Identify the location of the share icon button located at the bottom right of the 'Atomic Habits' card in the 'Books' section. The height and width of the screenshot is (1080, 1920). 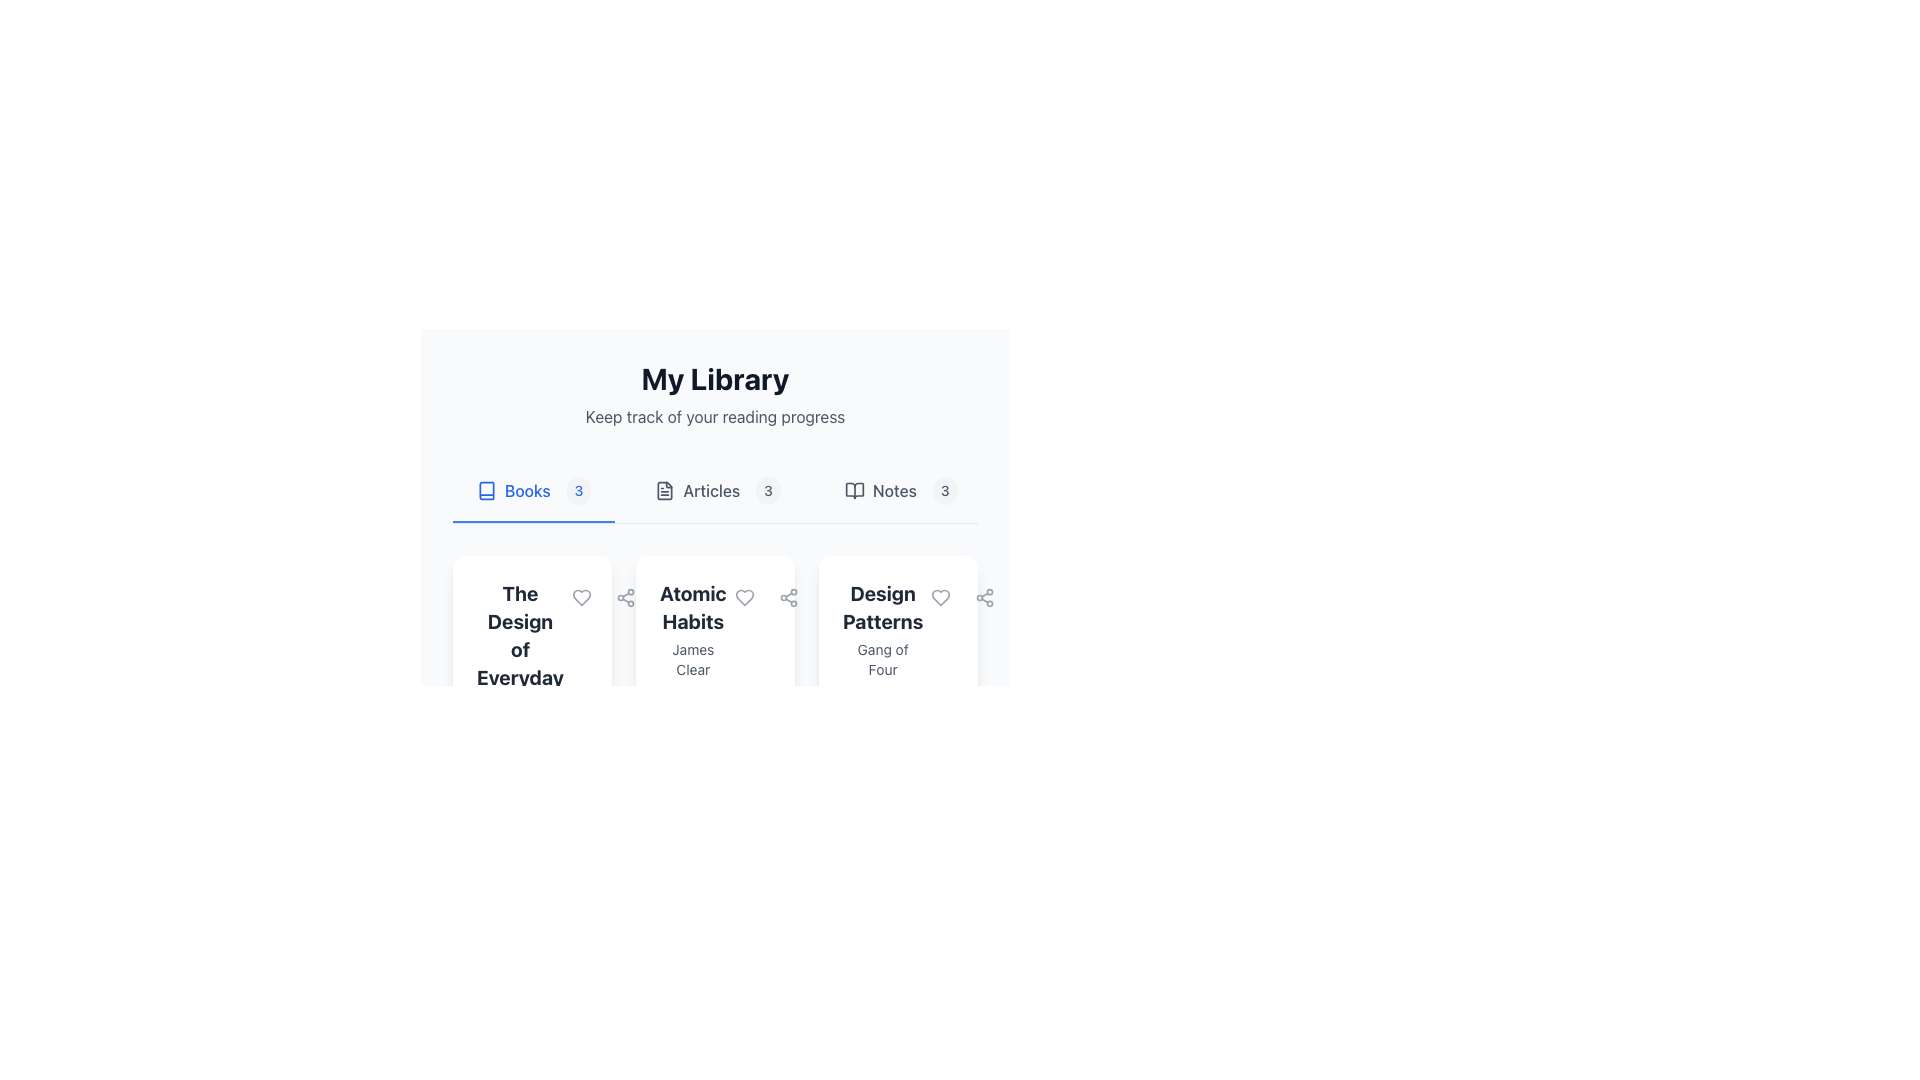
(787, 596).